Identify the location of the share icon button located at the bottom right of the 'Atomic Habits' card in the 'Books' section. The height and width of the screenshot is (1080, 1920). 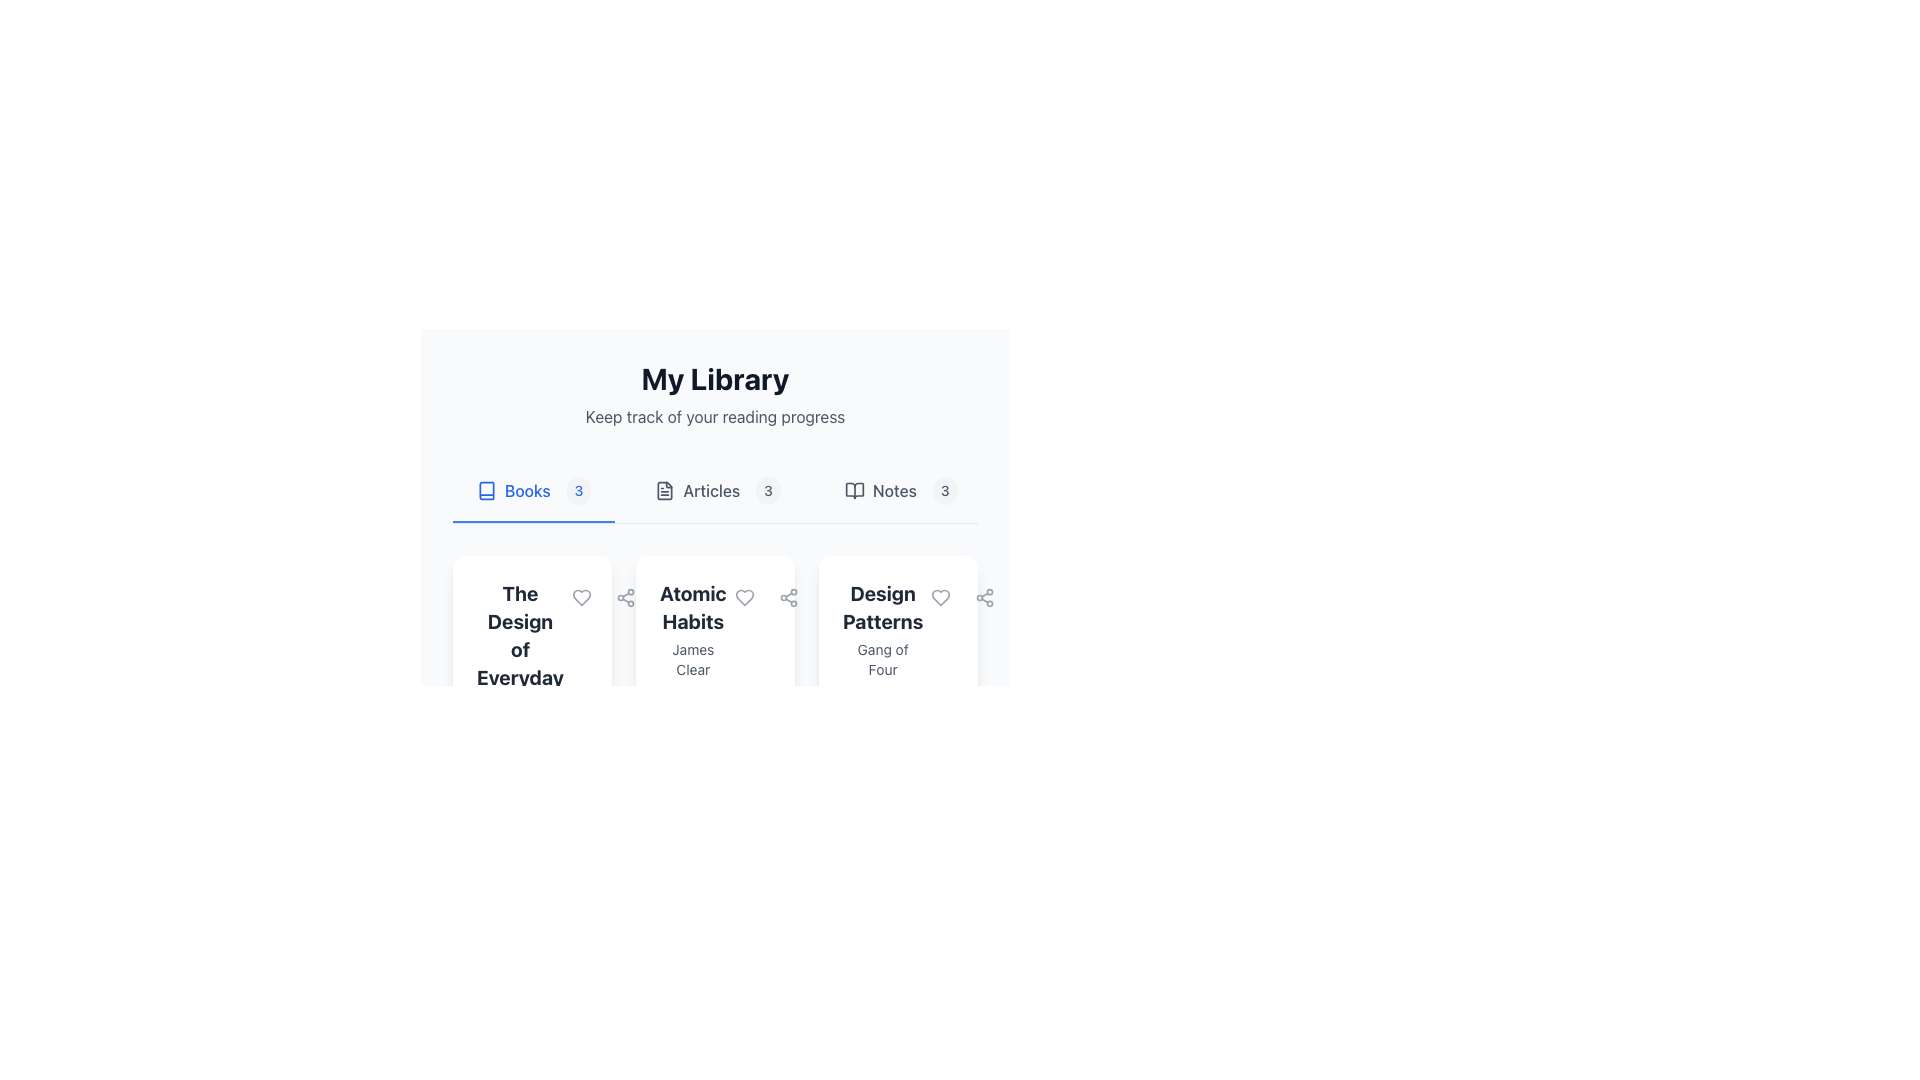
(787, 596).